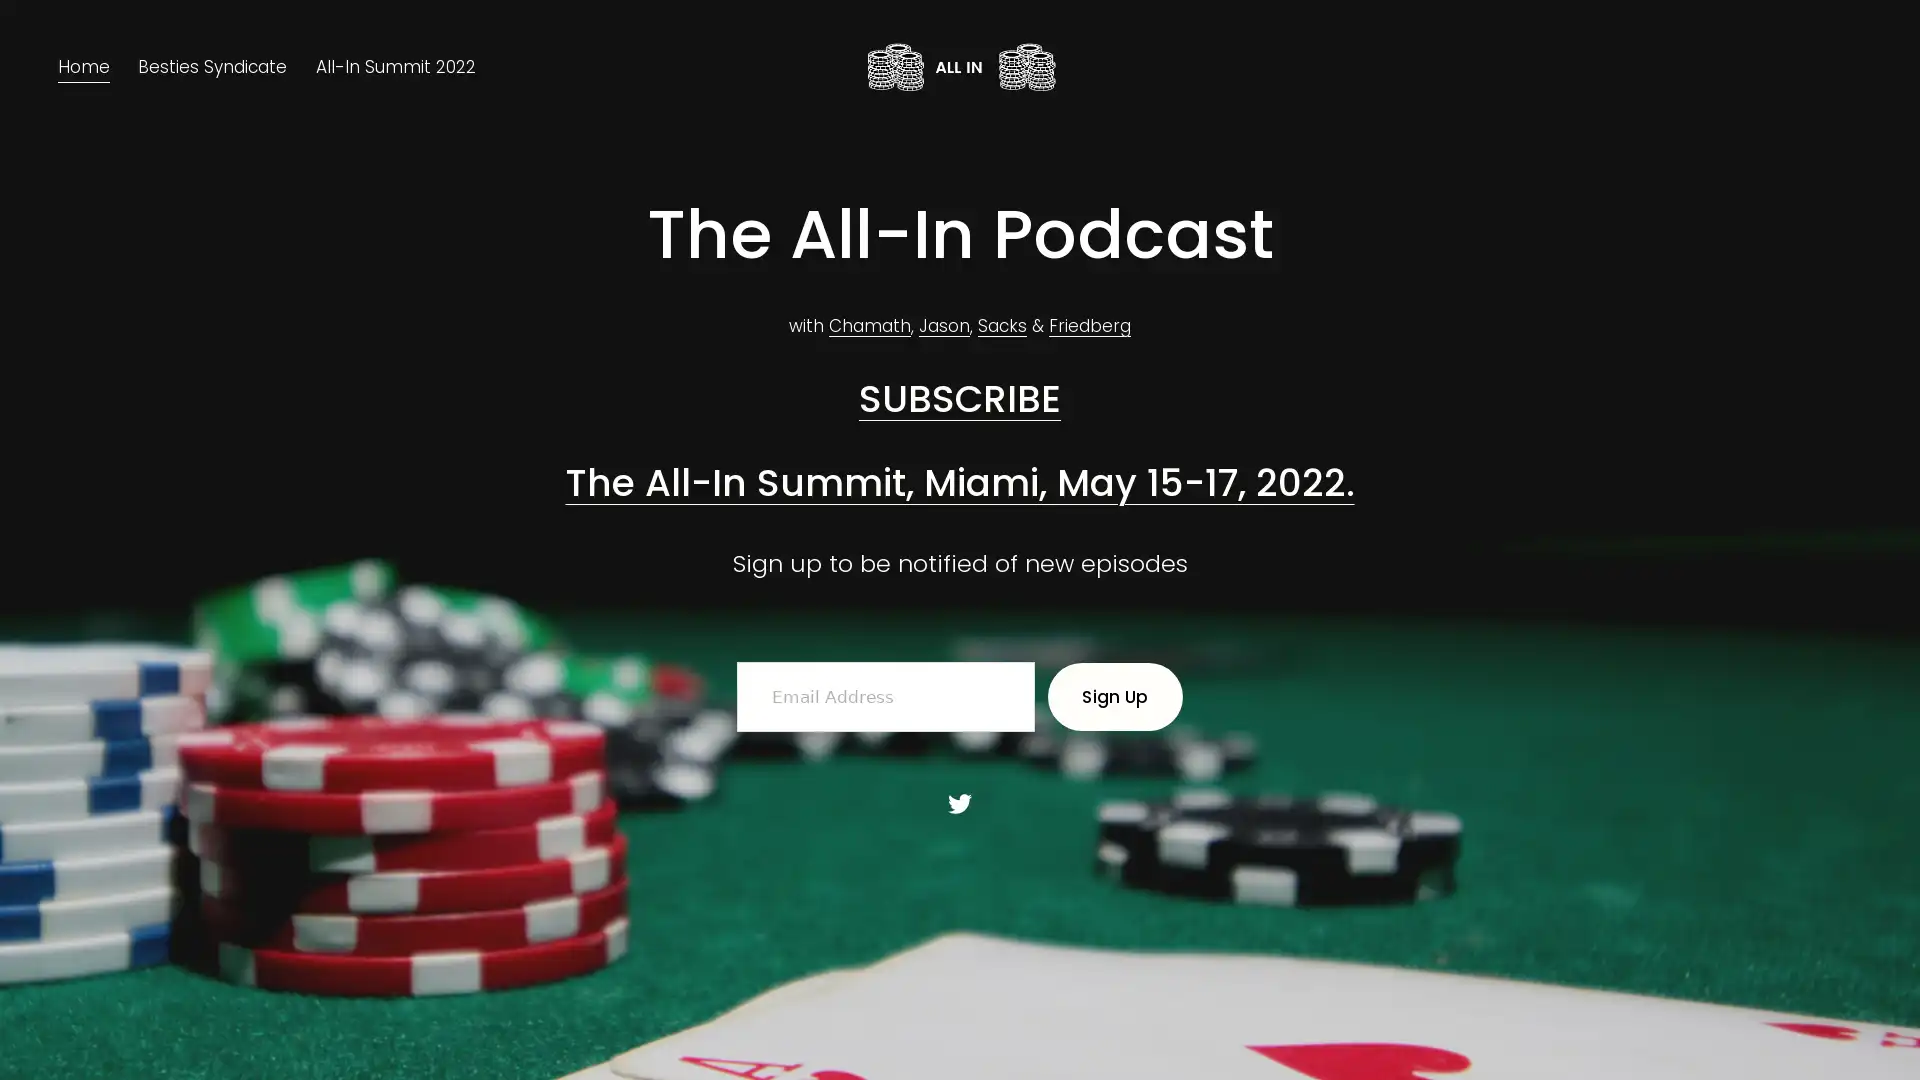 Image resolution: width=1920 pixels, height=1080 pixels. I want to click on Sign Up, so click(1113, 696).